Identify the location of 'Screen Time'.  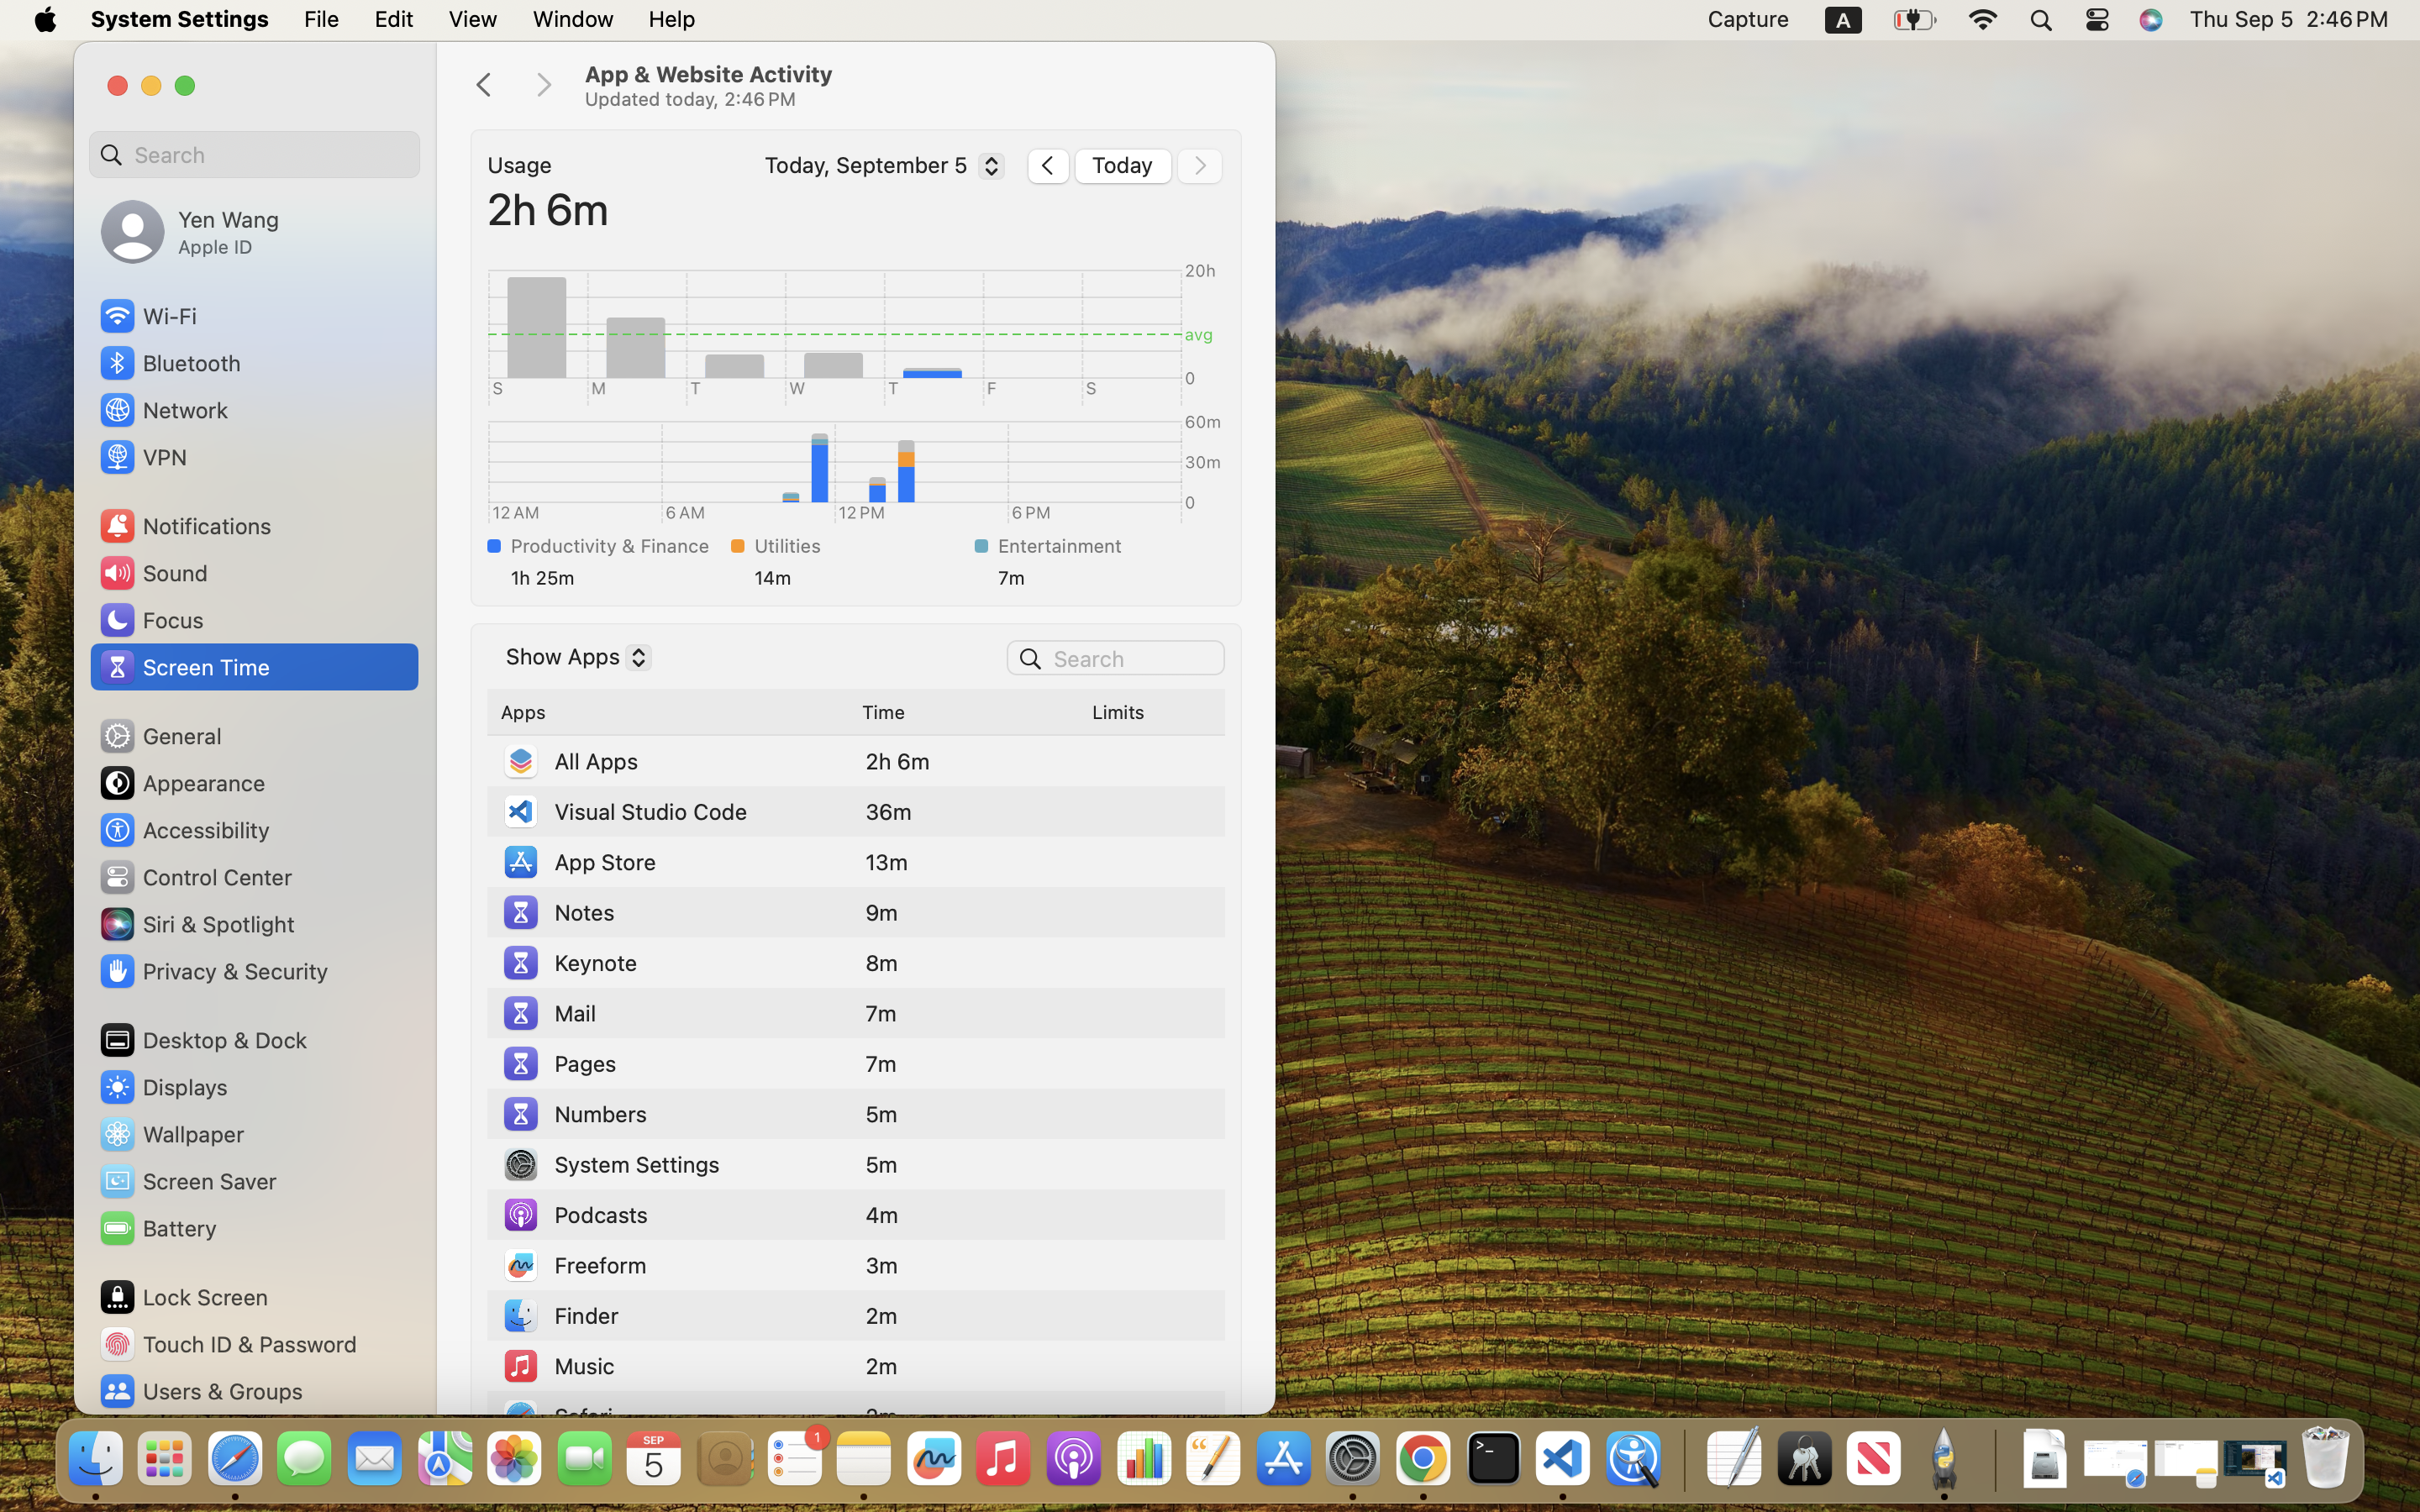
(182, 665).